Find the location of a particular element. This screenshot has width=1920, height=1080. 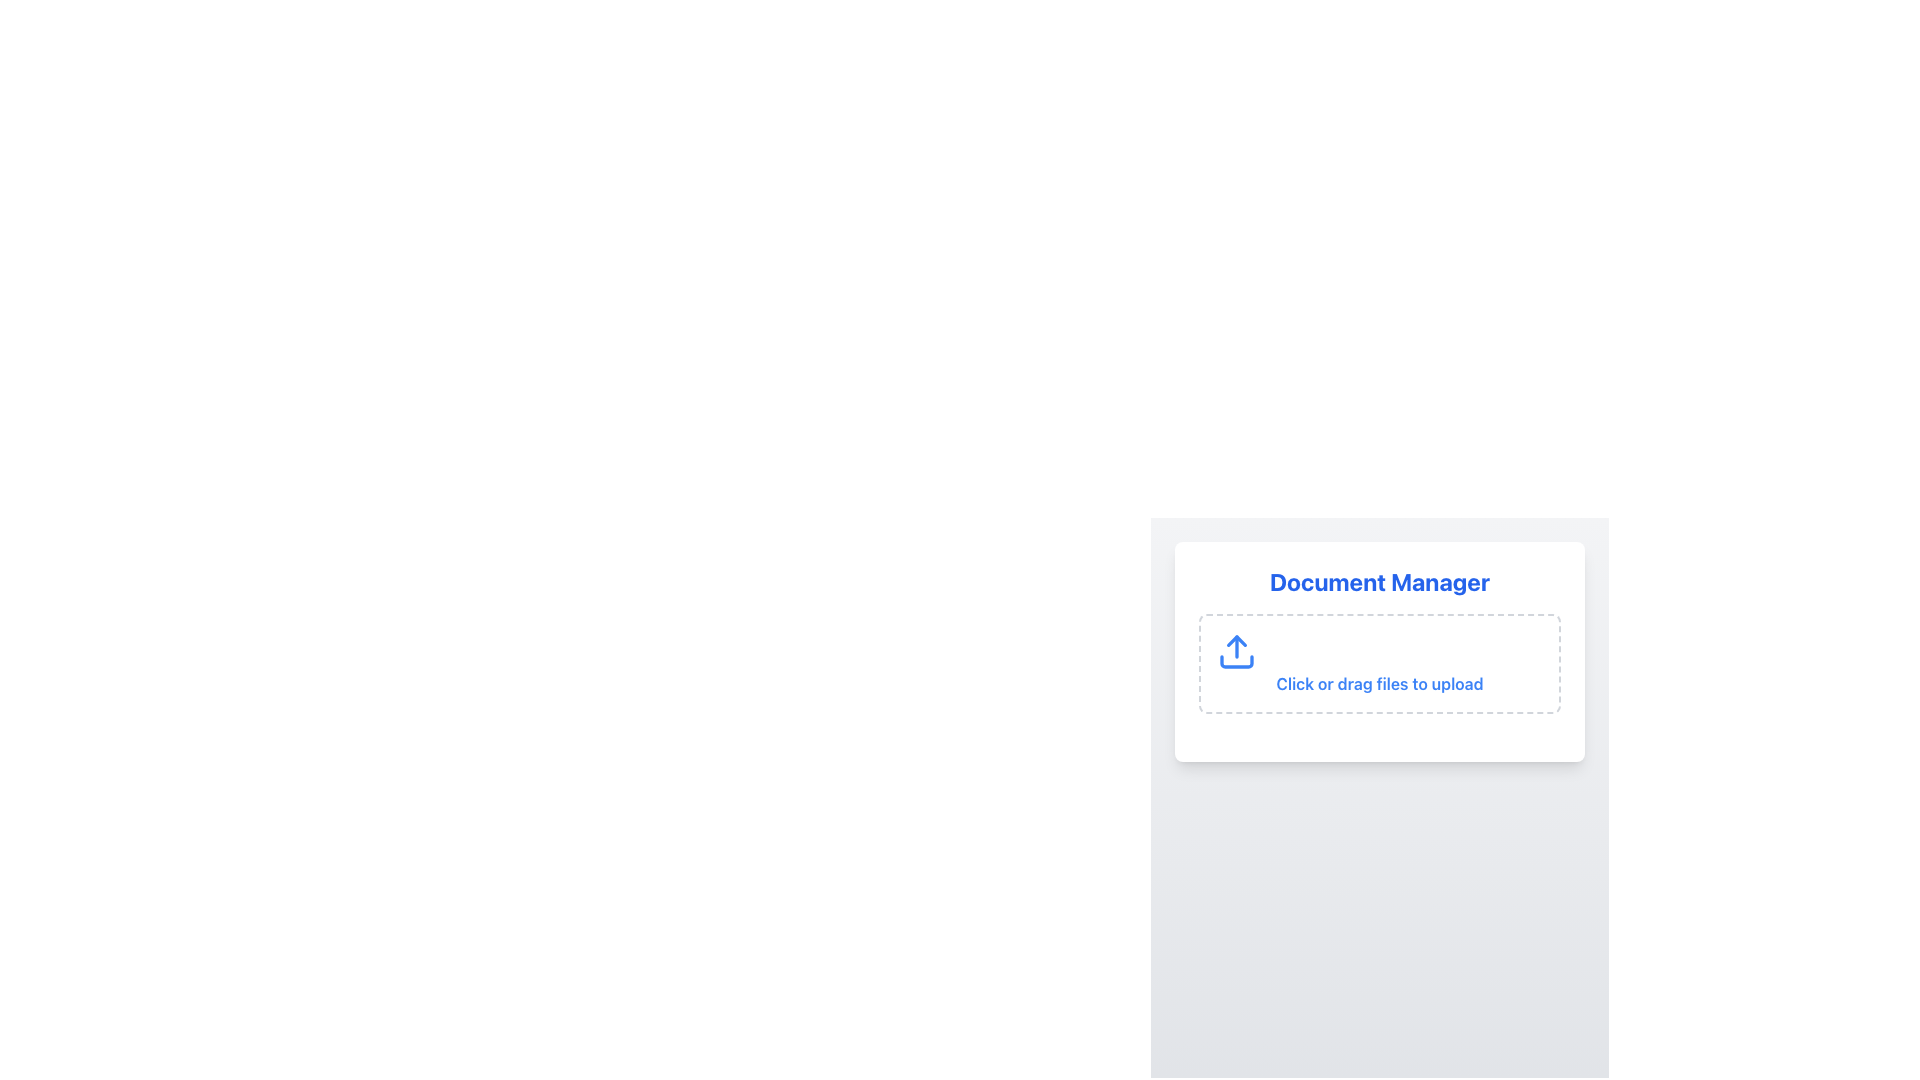

the bottom curve of the upload button graphic within the 'Document Manager' card icon is located at coordinates (1236, 662).